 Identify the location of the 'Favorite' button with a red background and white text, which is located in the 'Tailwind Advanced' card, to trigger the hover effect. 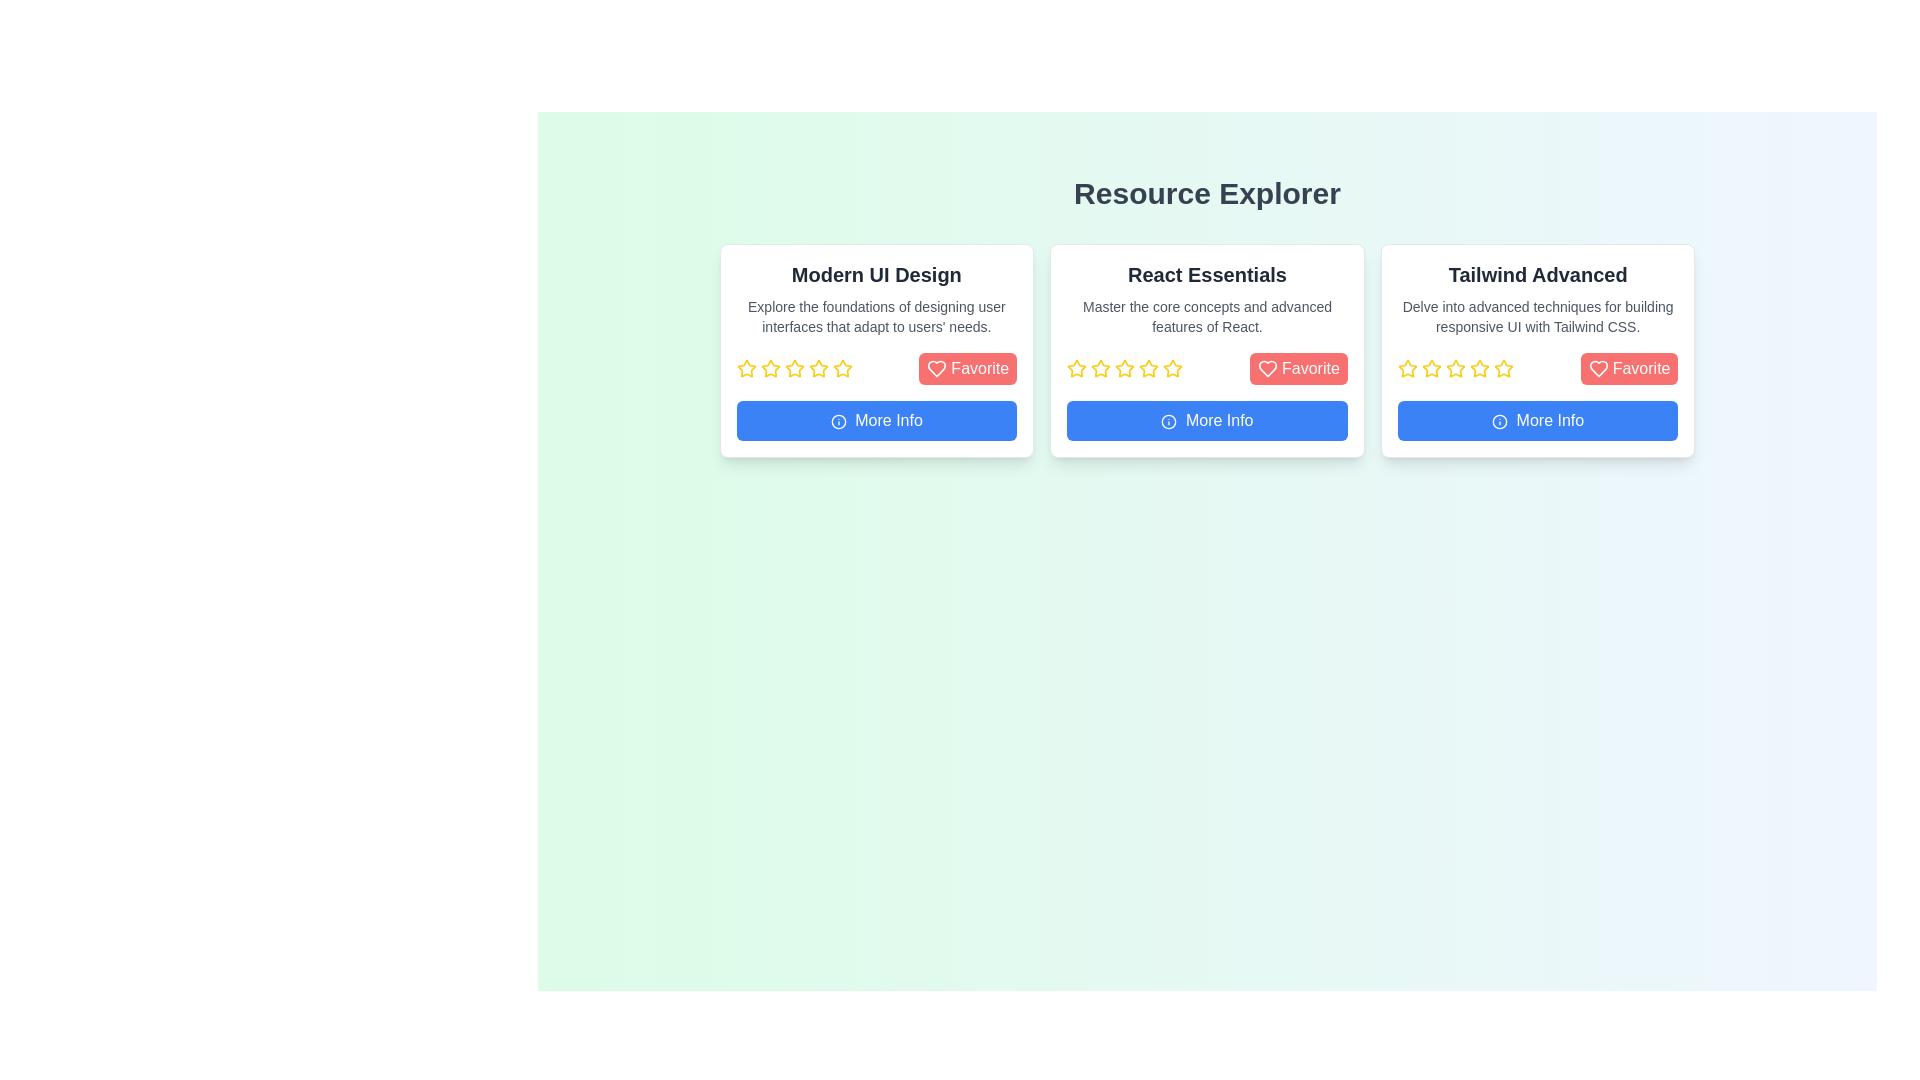
(1629, 369).